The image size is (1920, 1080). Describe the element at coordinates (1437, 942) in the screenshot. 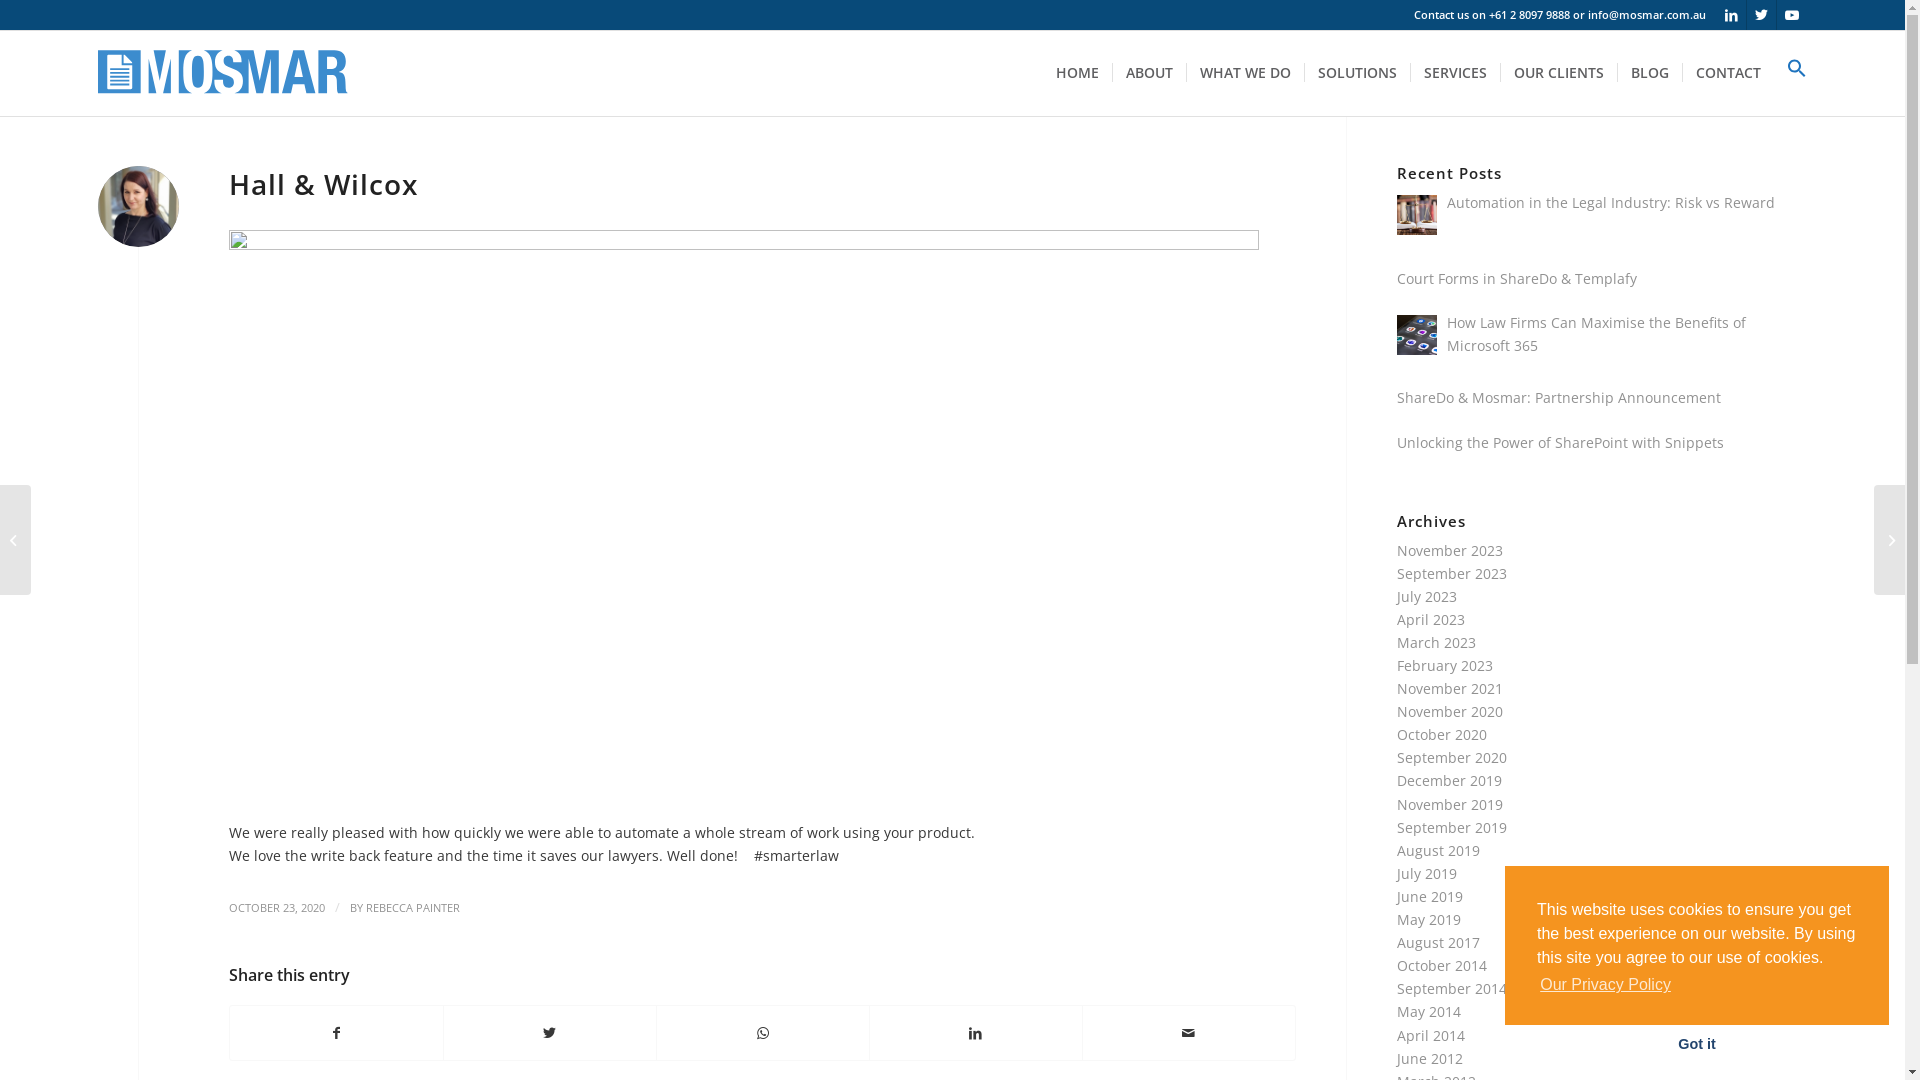

I see `'August 2017'` at that location.